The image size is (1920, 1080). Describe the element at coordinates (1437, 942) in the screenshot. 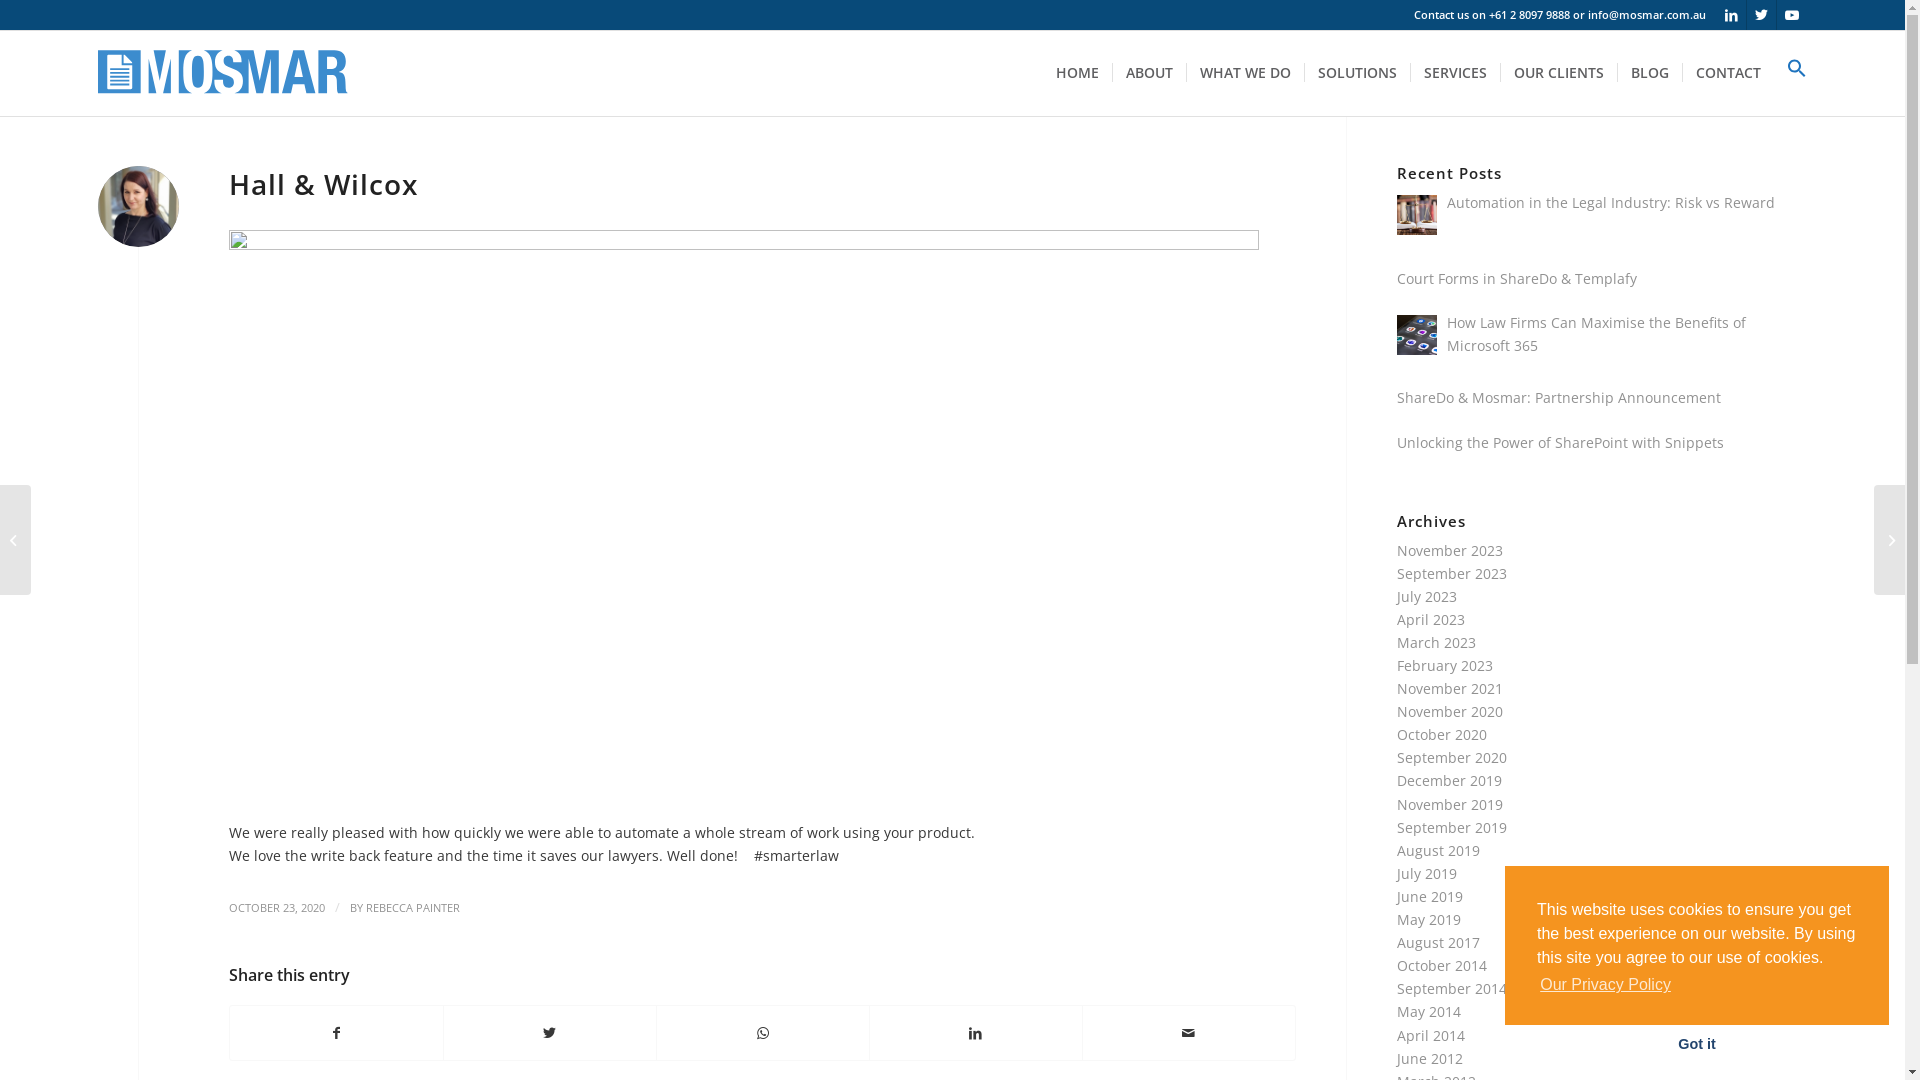

I see `'August 2017'` at that location.